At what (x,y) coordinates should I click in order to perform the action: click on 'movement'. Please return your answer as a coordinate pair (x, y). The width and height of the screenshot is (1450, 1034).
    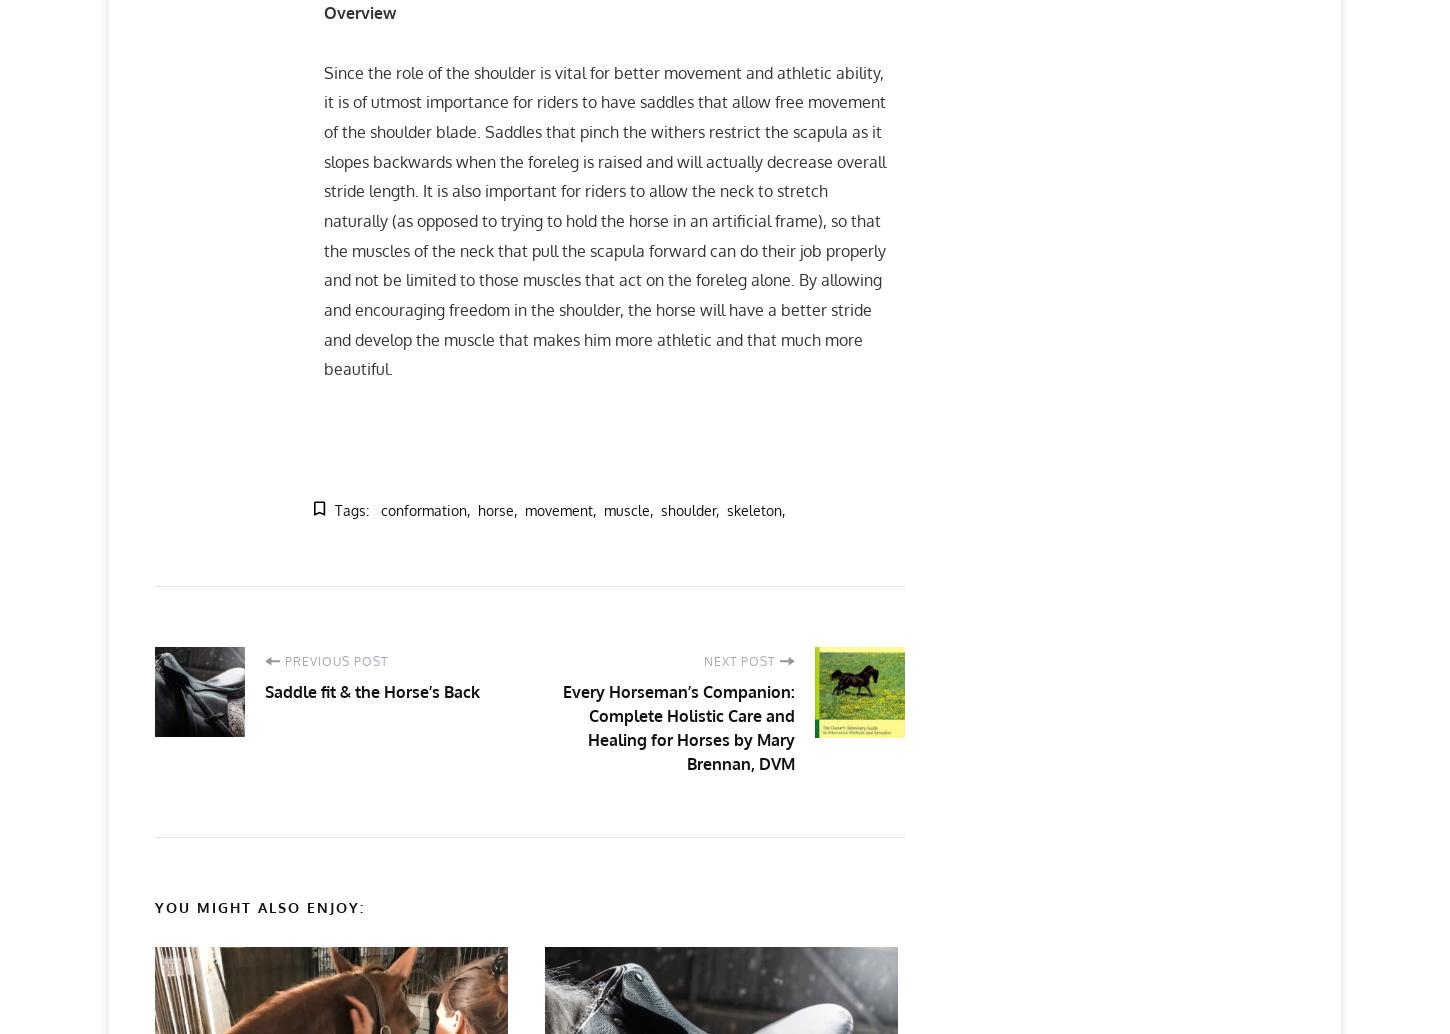
    Looking at the image, I should click on (558, 508).